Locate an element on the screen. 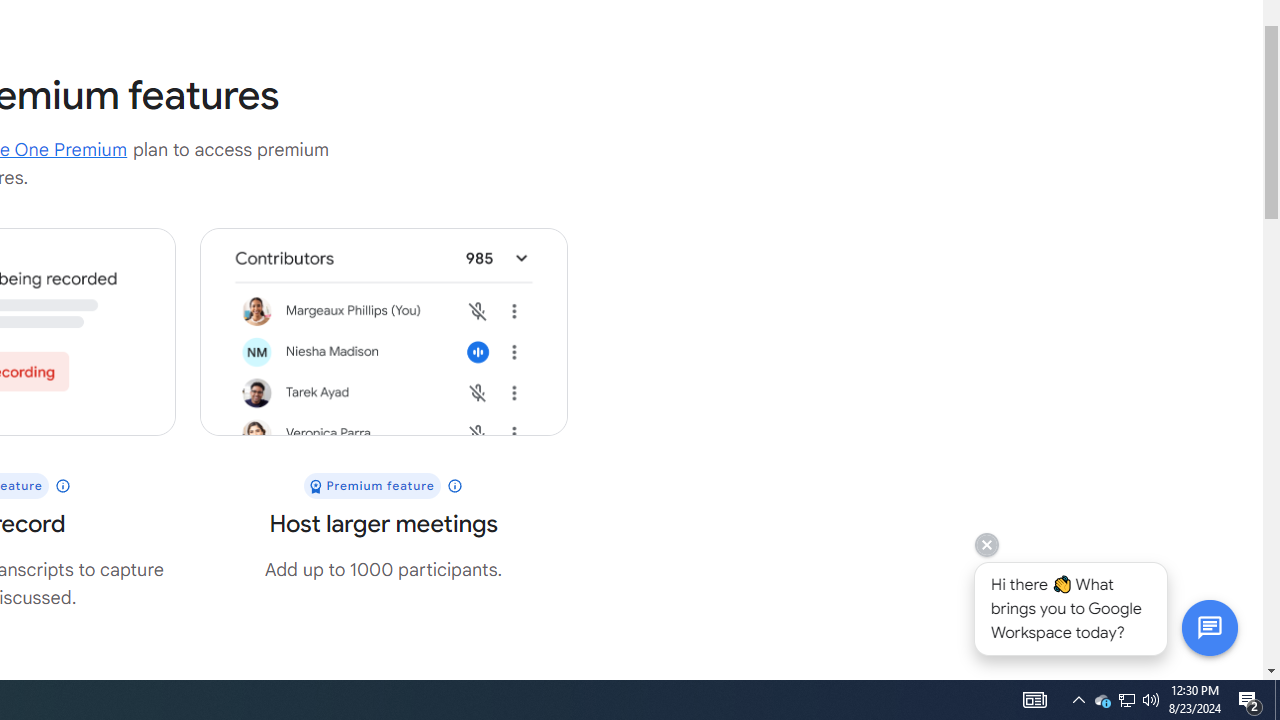 This screenshot has height=720, width=1280. 'AutomationID: cloud-chatbot-chat-activate-bar-desktop' is located at coordinates (1208, 626).